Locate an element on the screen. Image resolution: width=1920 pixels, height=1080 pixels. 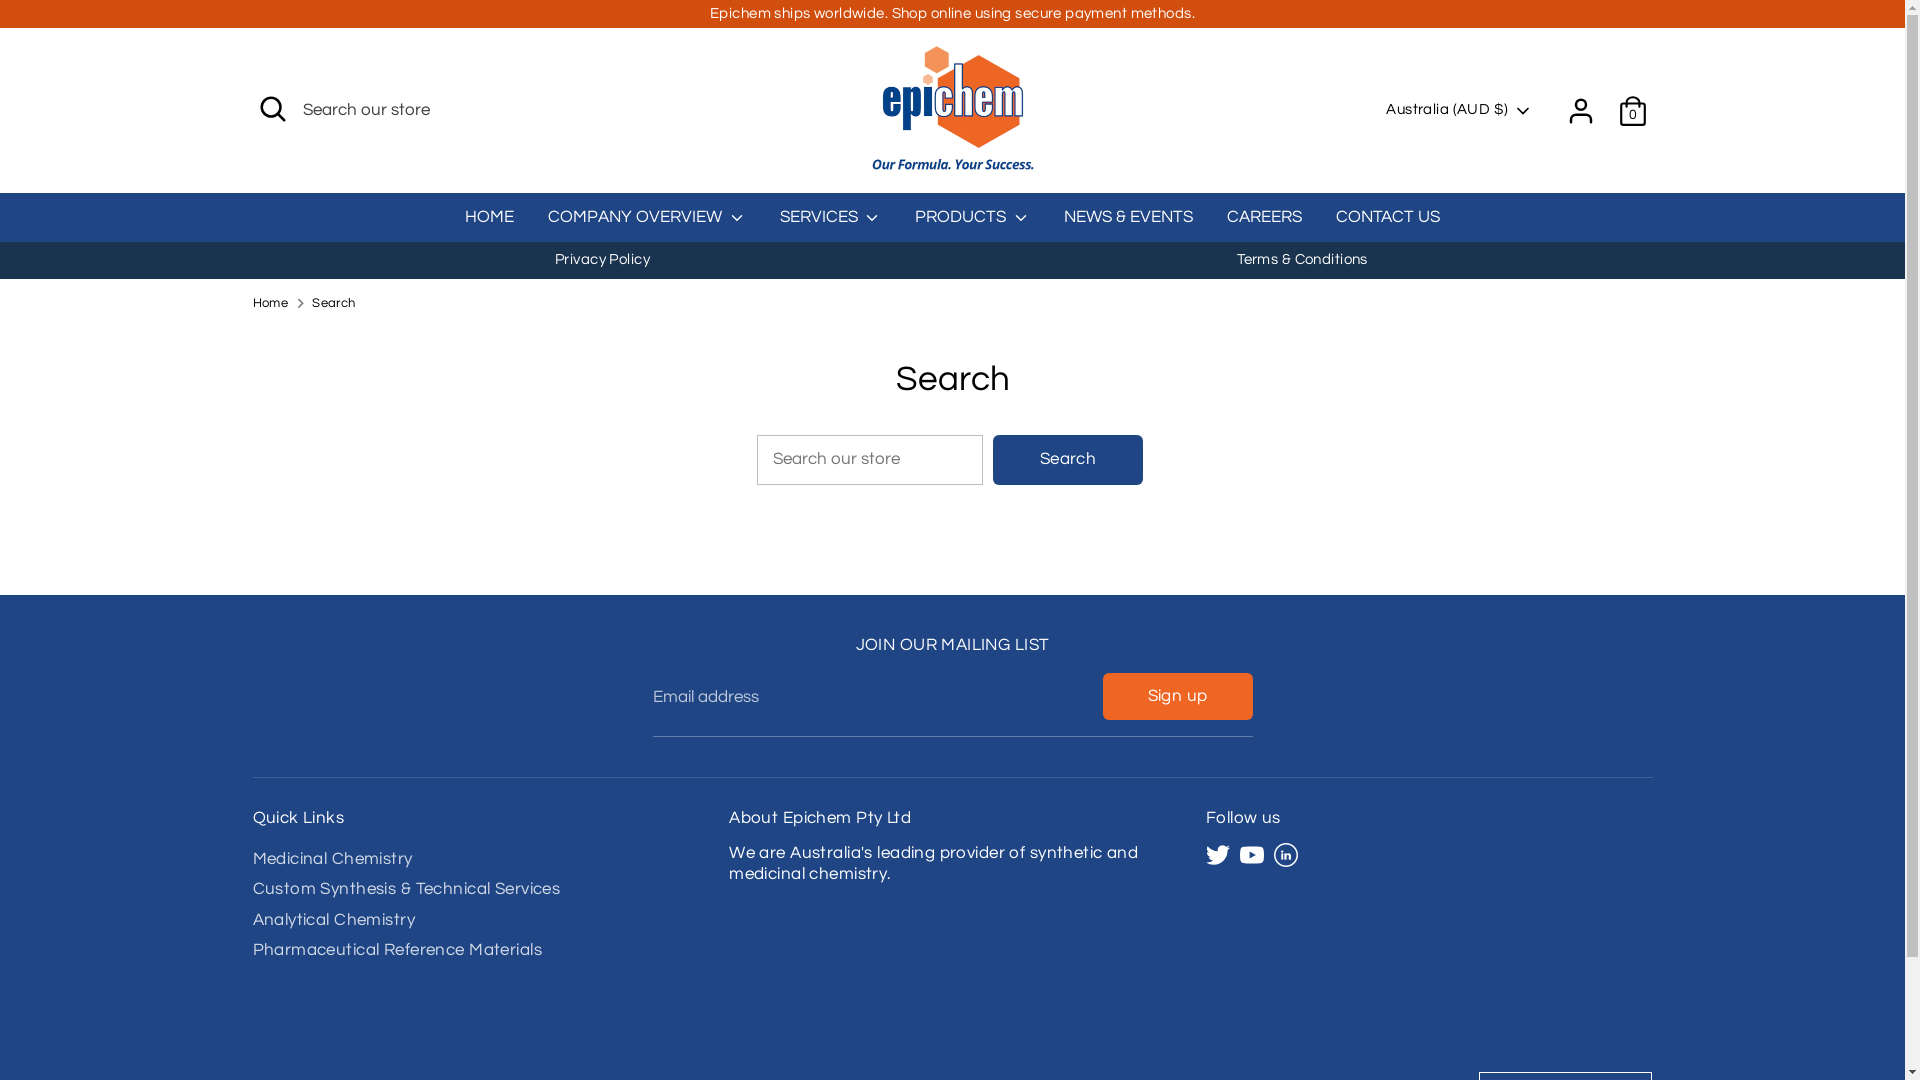
'CONTACT US' is located at coordinates (1320, 223).